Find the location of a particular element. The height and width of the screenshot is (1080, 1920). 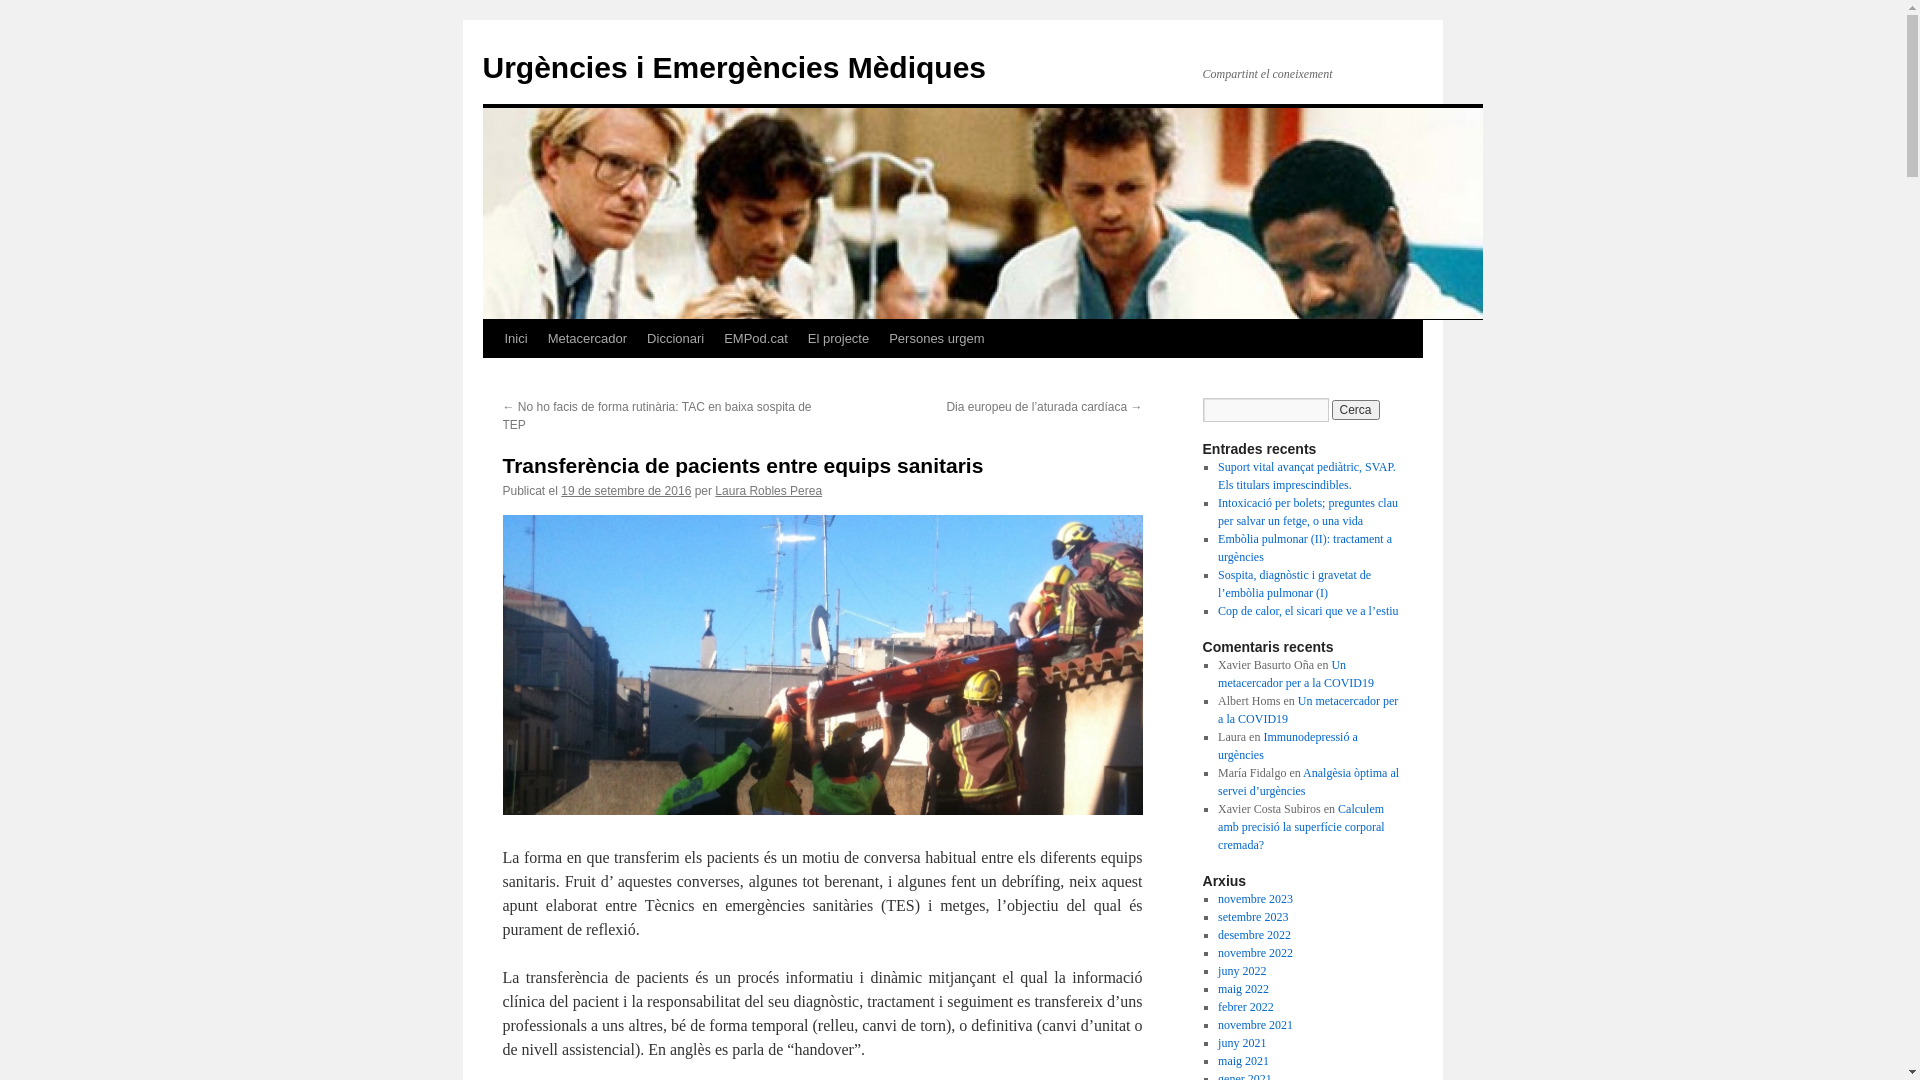

'maig 2021' is located at coordinates (1242, 1059).